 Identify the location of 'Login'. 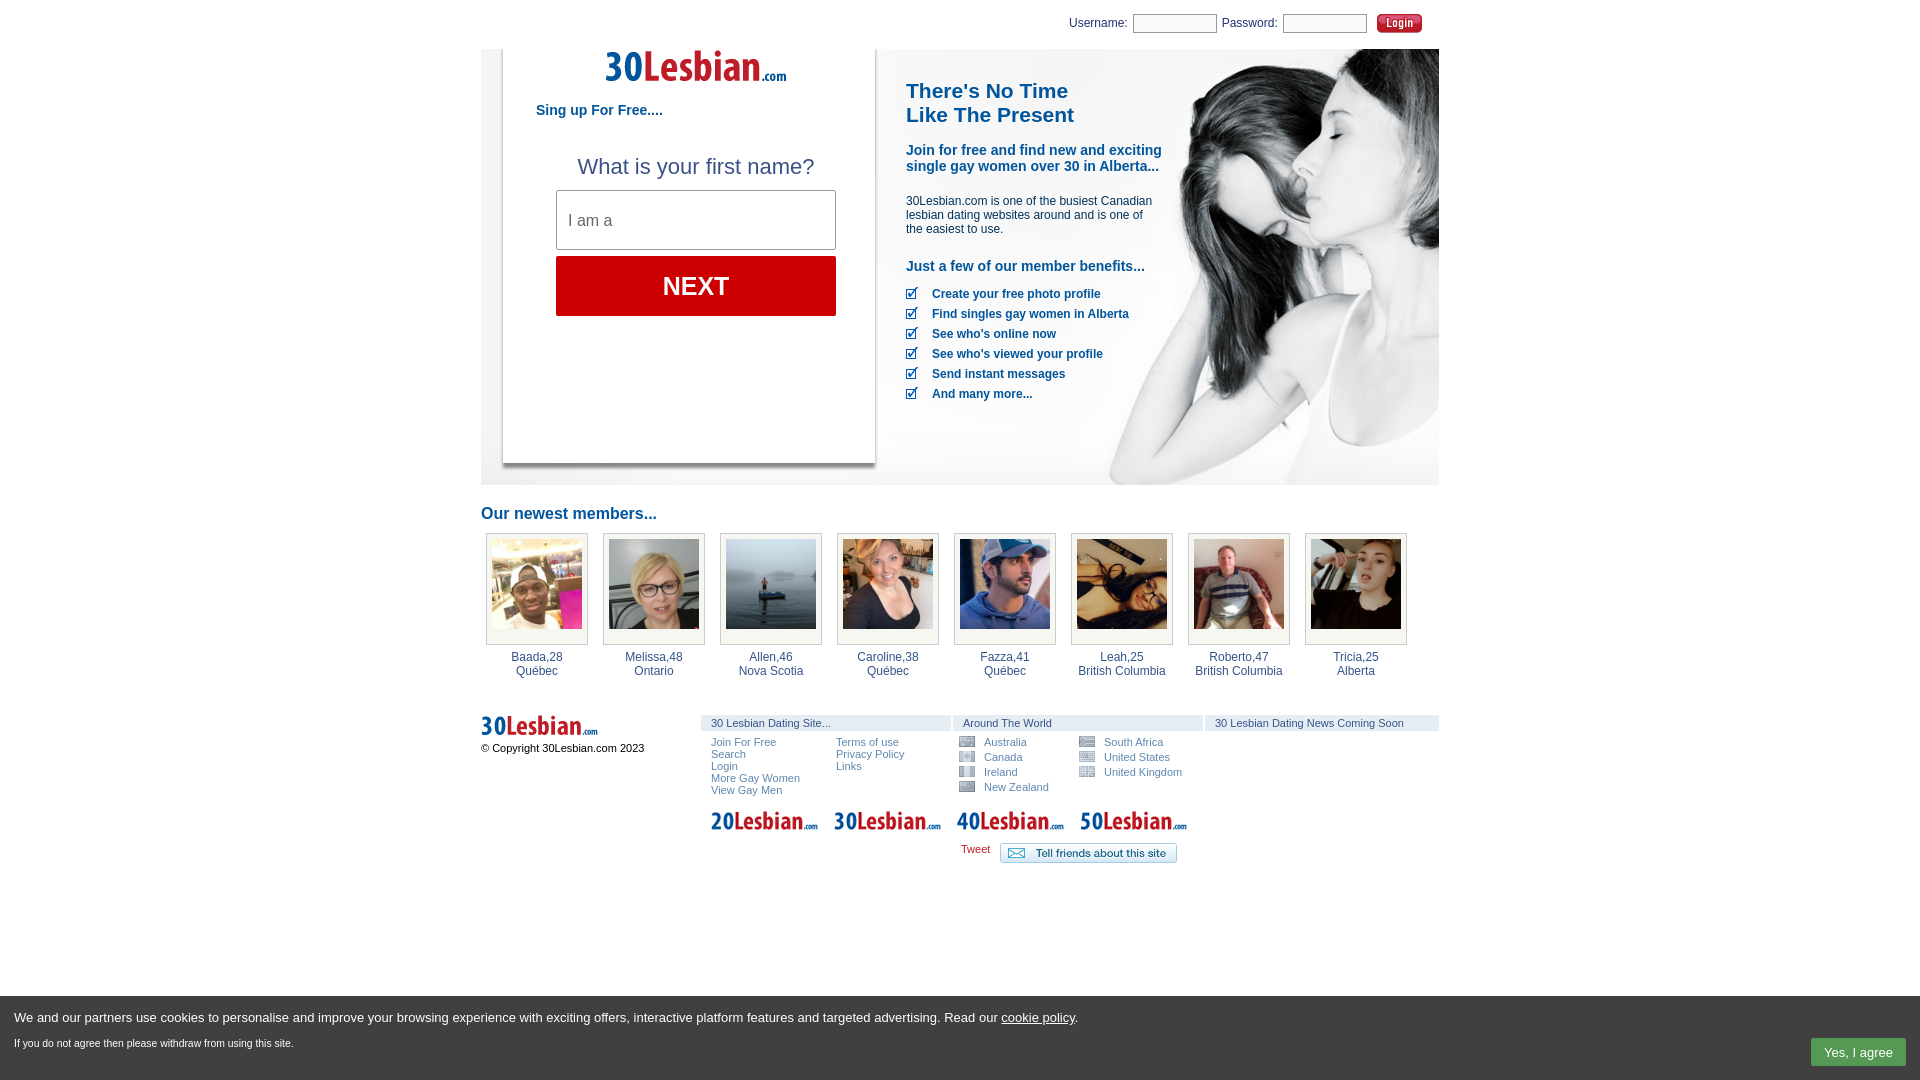
(1398, 23).